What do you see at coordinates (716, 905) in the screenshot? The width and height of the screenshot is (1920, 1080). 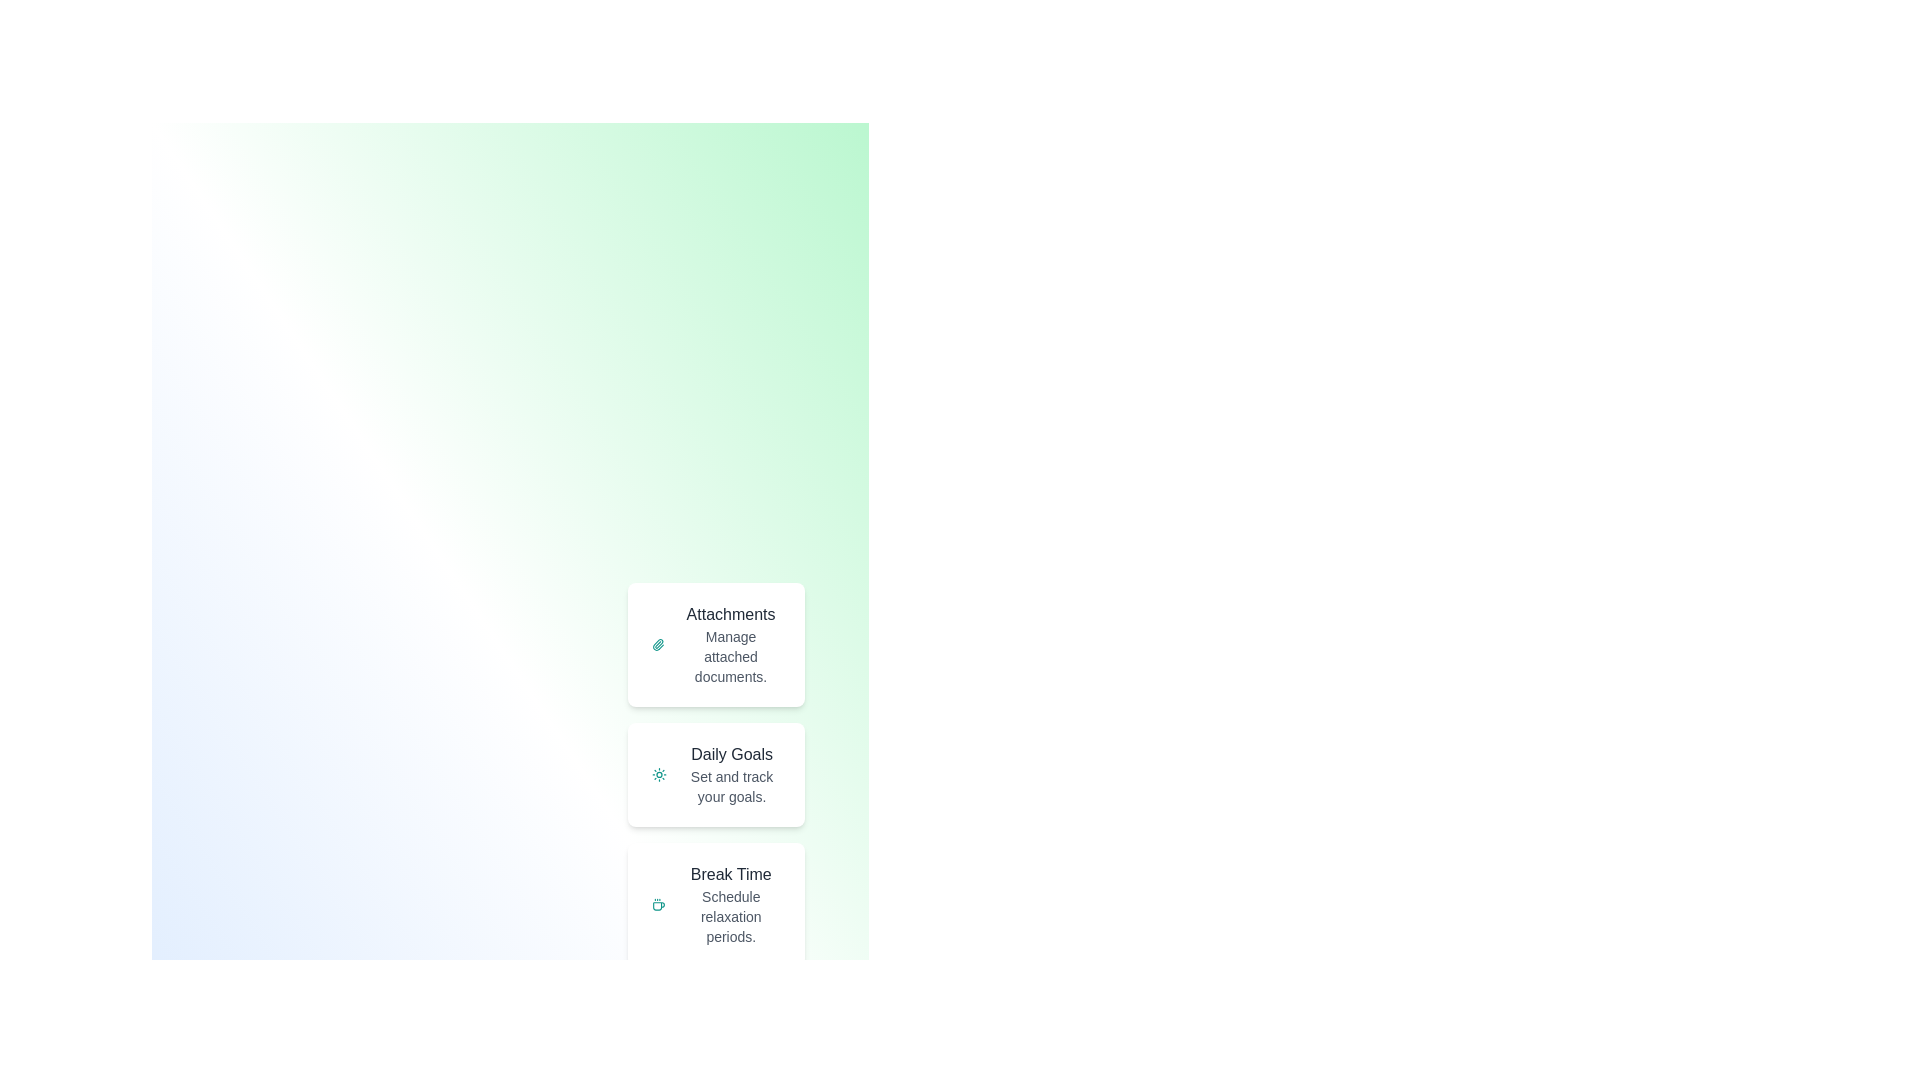 I see `the speed dial option Break Time to access its functionality` at bounding box center [716, 905].